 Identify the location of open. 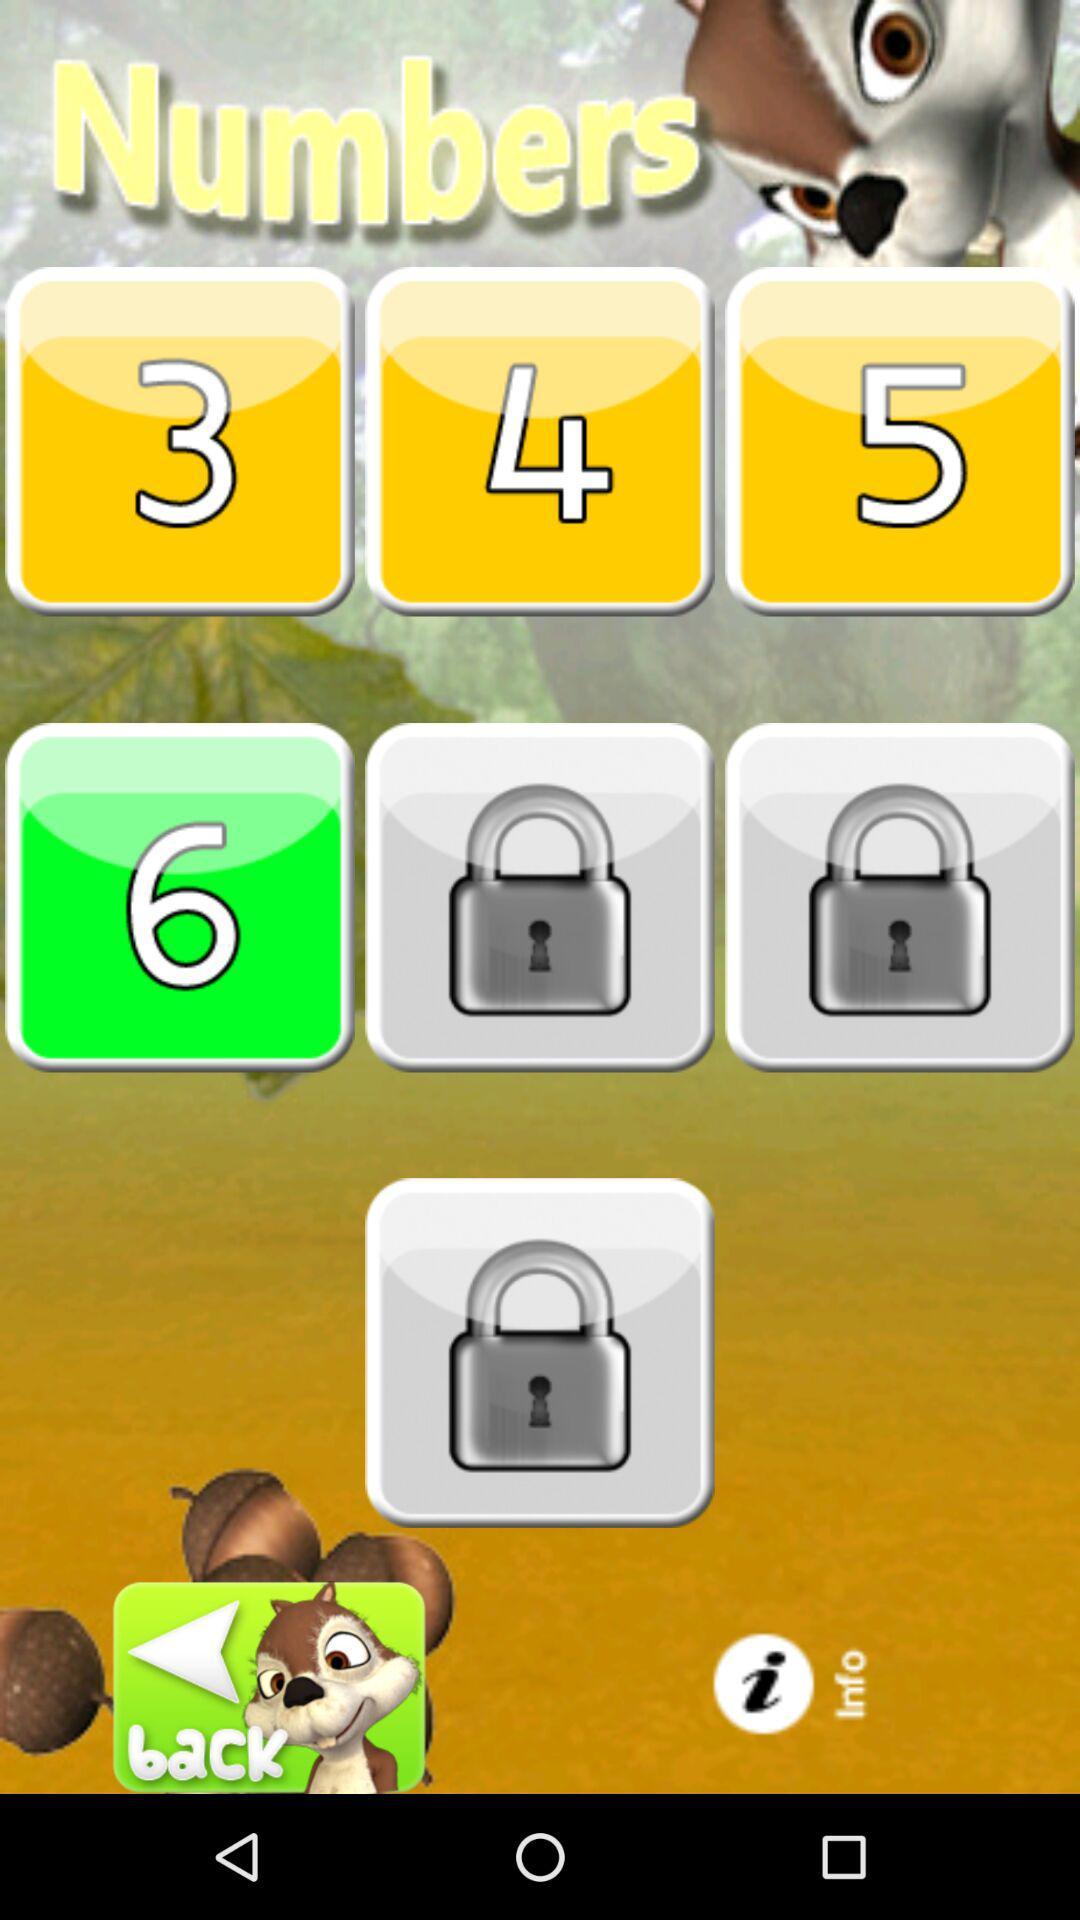
(898, 440).